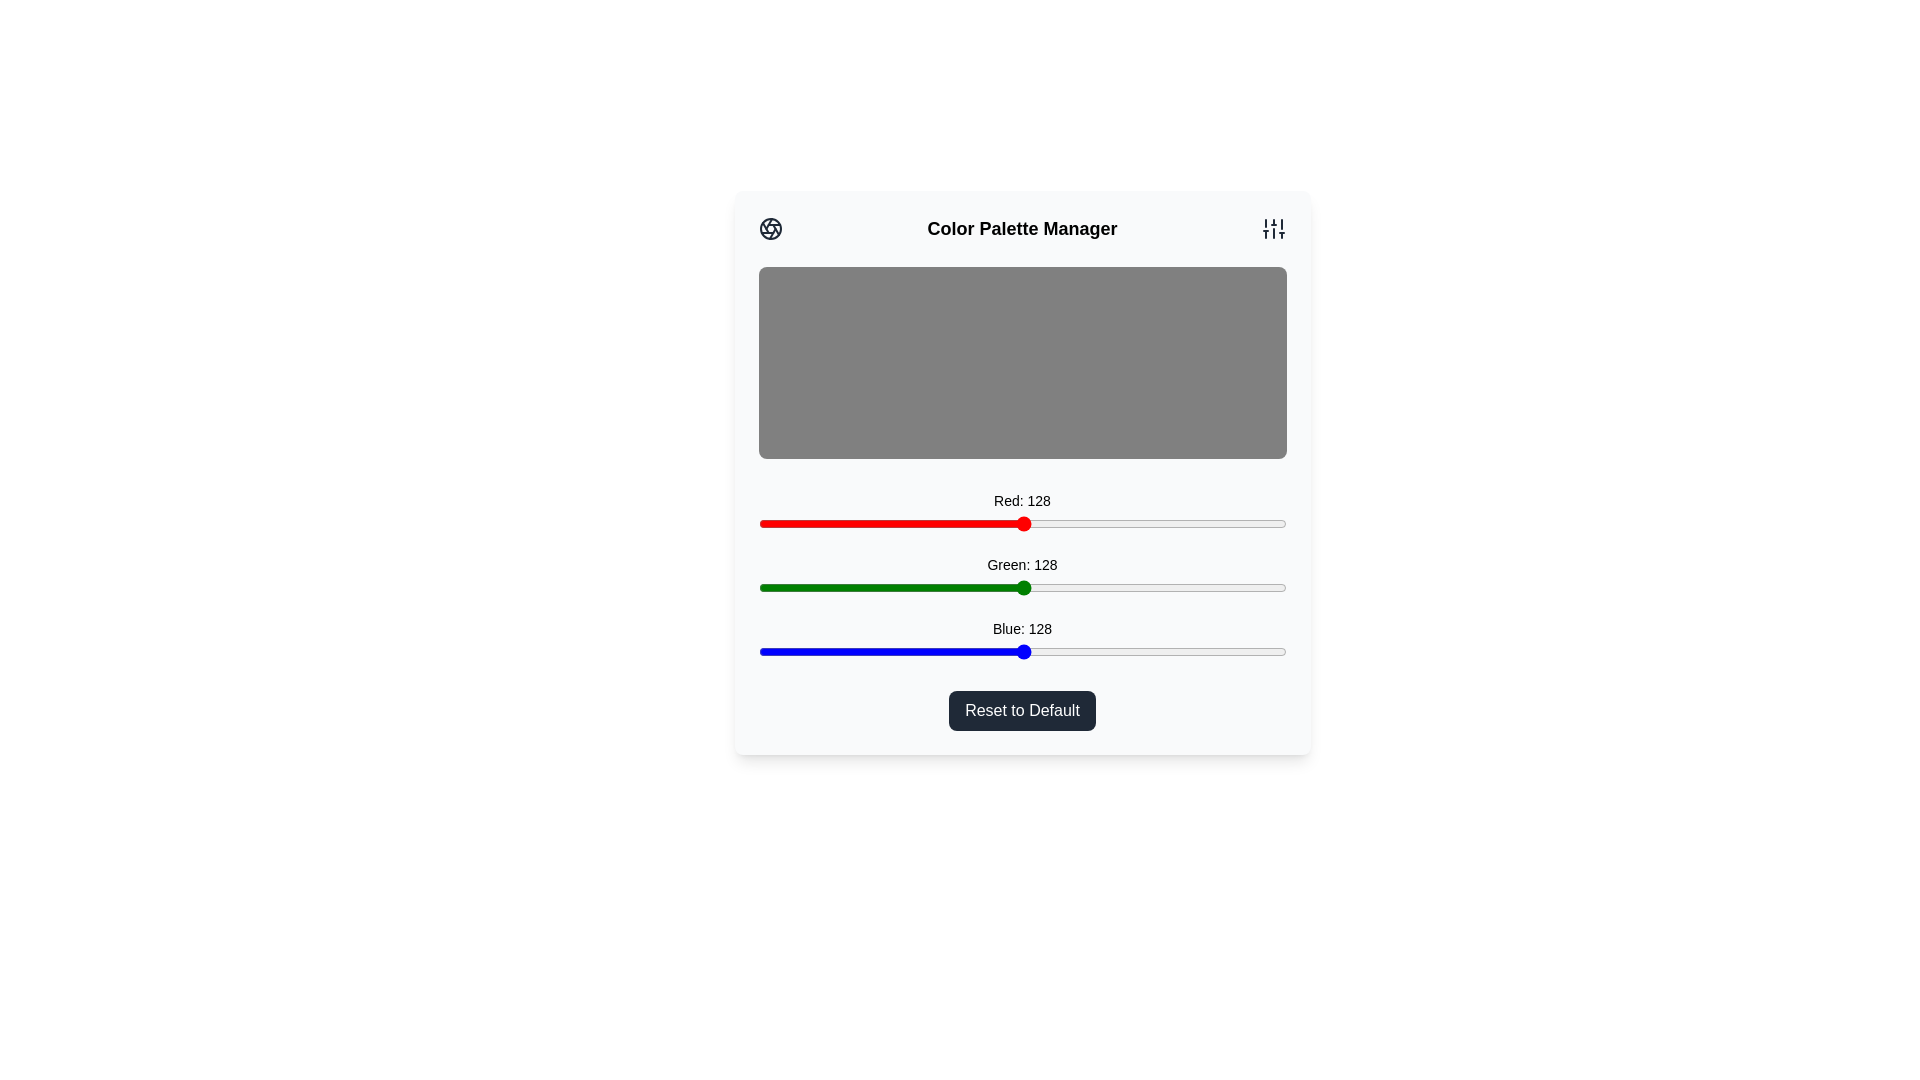 This screenshot has height=1080, width=1920. Describe the element at coordinates (1072, 651) in the screenshot. I see `the blue slider to set the blue intensity to 152` at that location.